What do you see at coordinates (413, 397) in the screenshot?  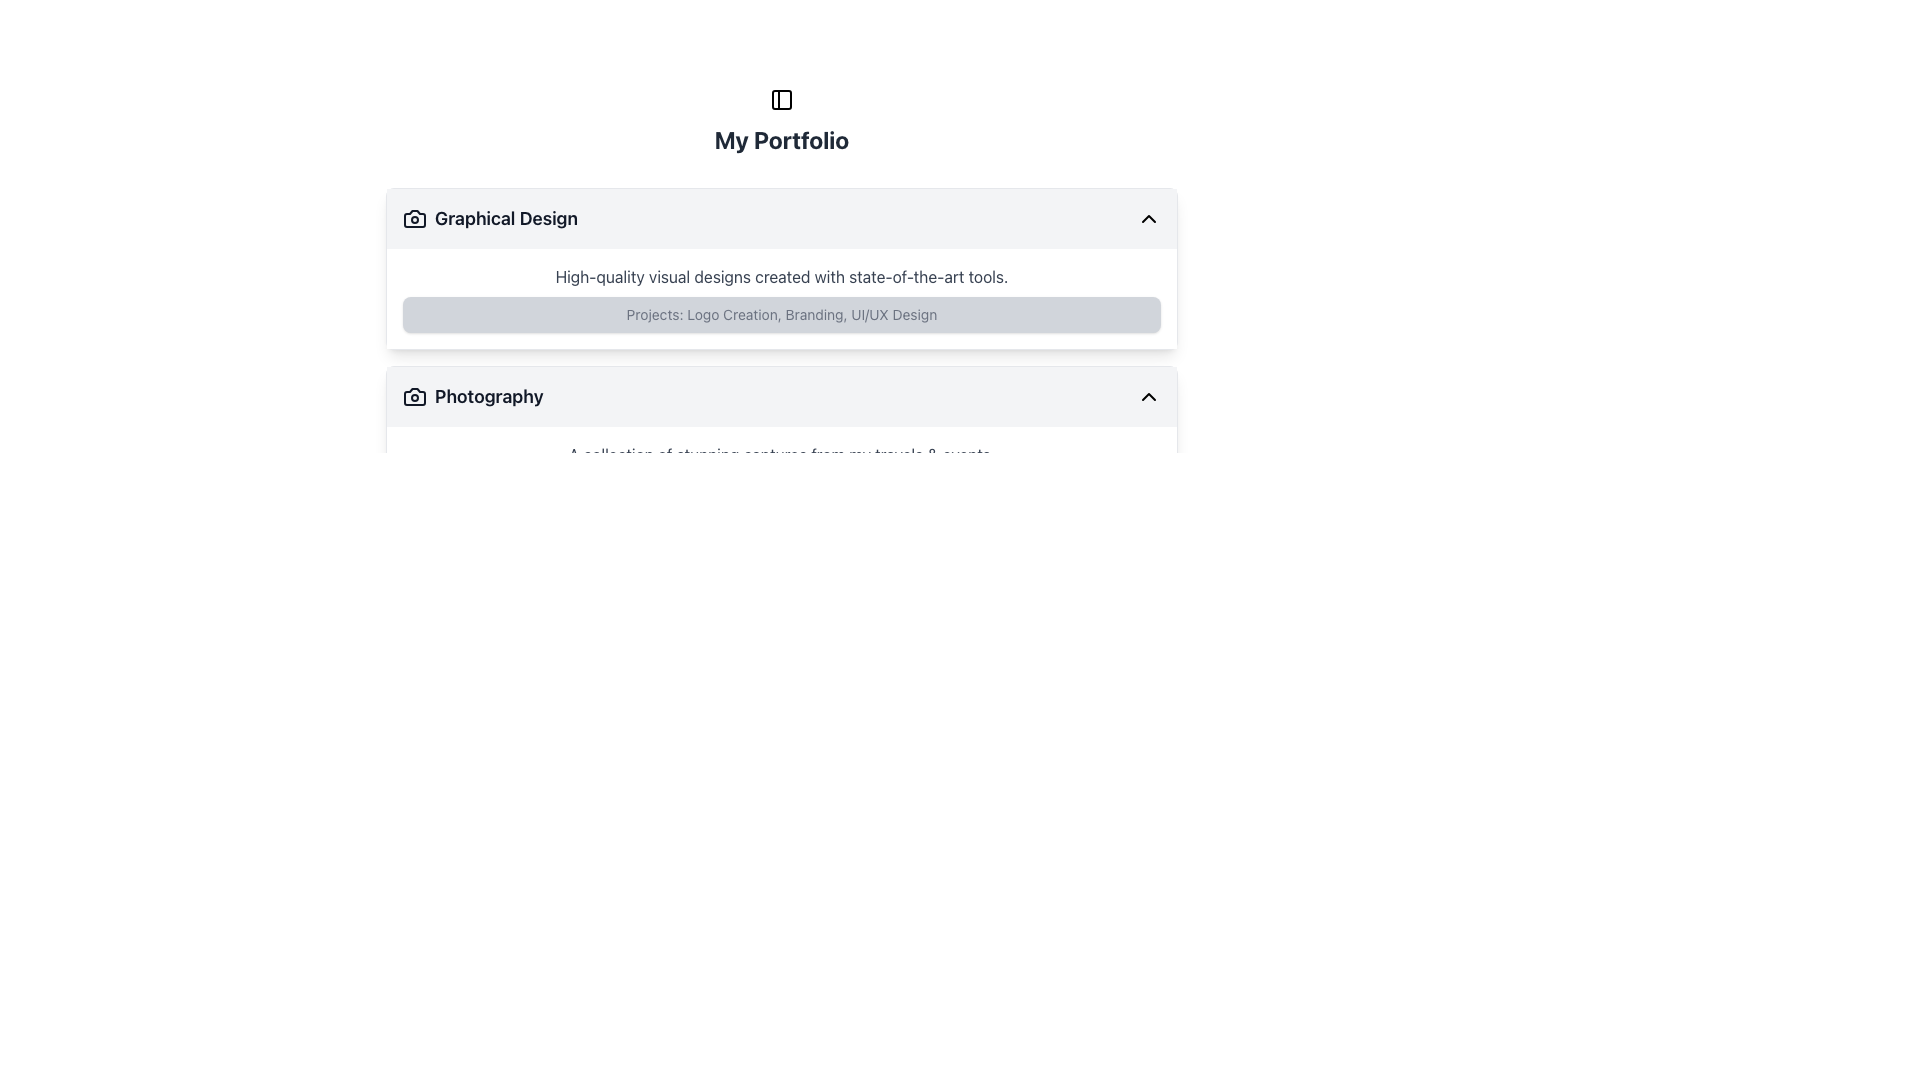 I see `the outlined camera icon located at the start of the 'Photography' section, which is positioned to the left of the bold 'Photography' text` at bounding box center [413, 397].